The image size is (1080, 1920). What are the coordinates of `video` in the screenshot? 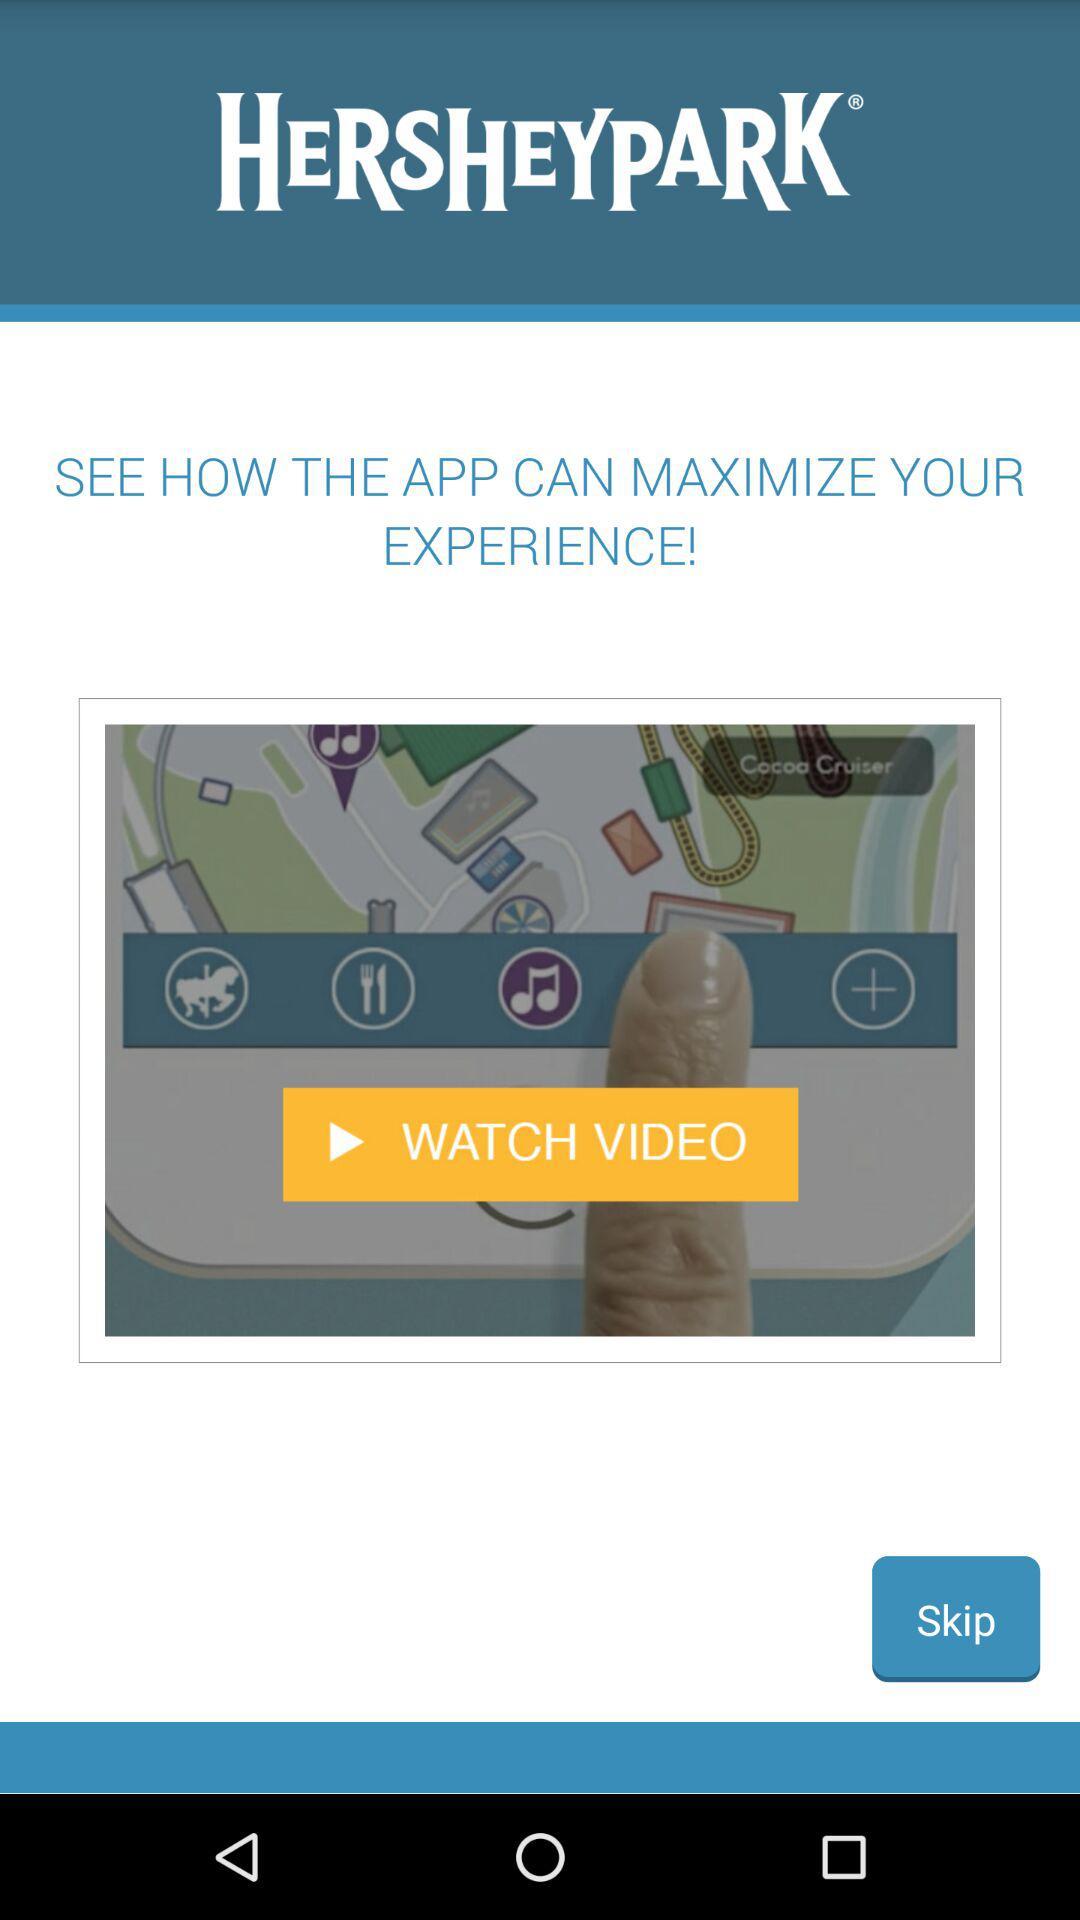 It's located at (540, 1030).